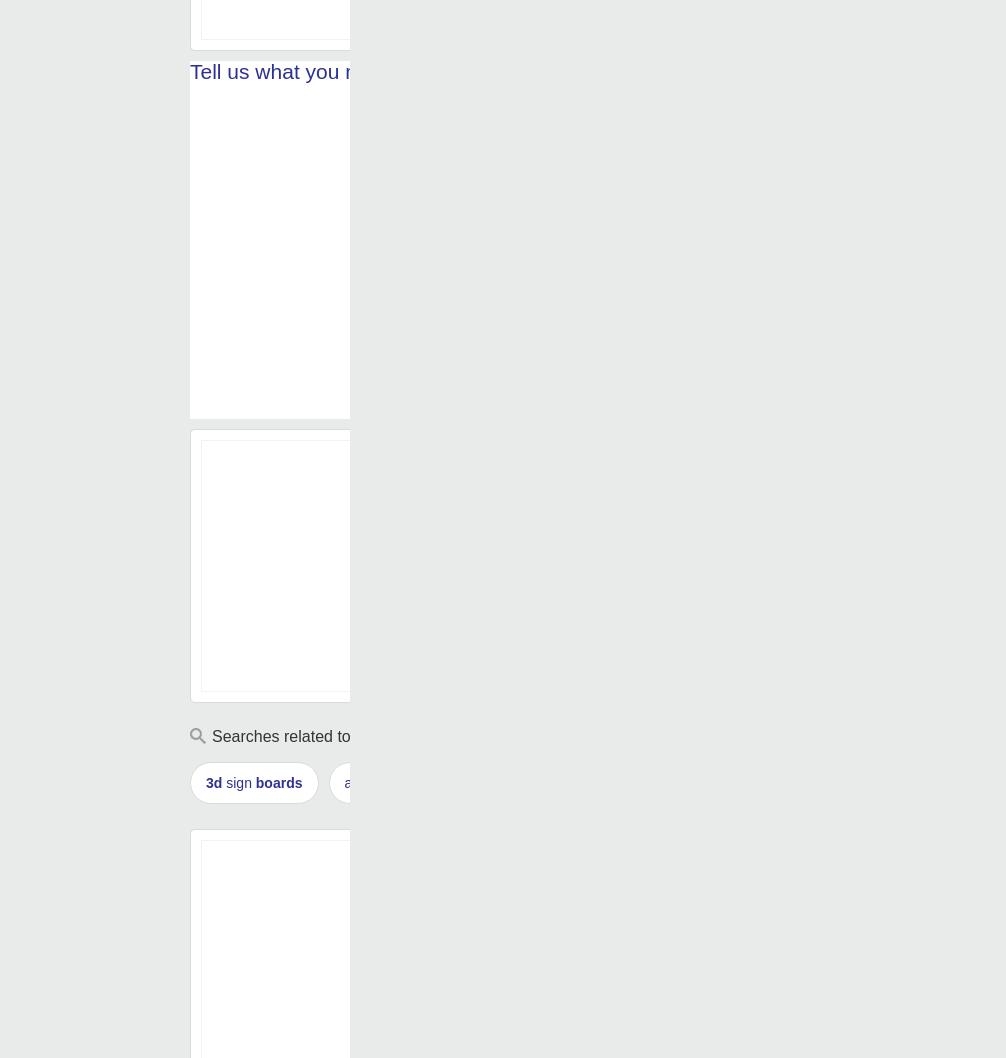 This screenshot has height=1058, width=1006. Describe the element at coordinates (476, 11) in the screenshot. I see `'Material'` at that location.